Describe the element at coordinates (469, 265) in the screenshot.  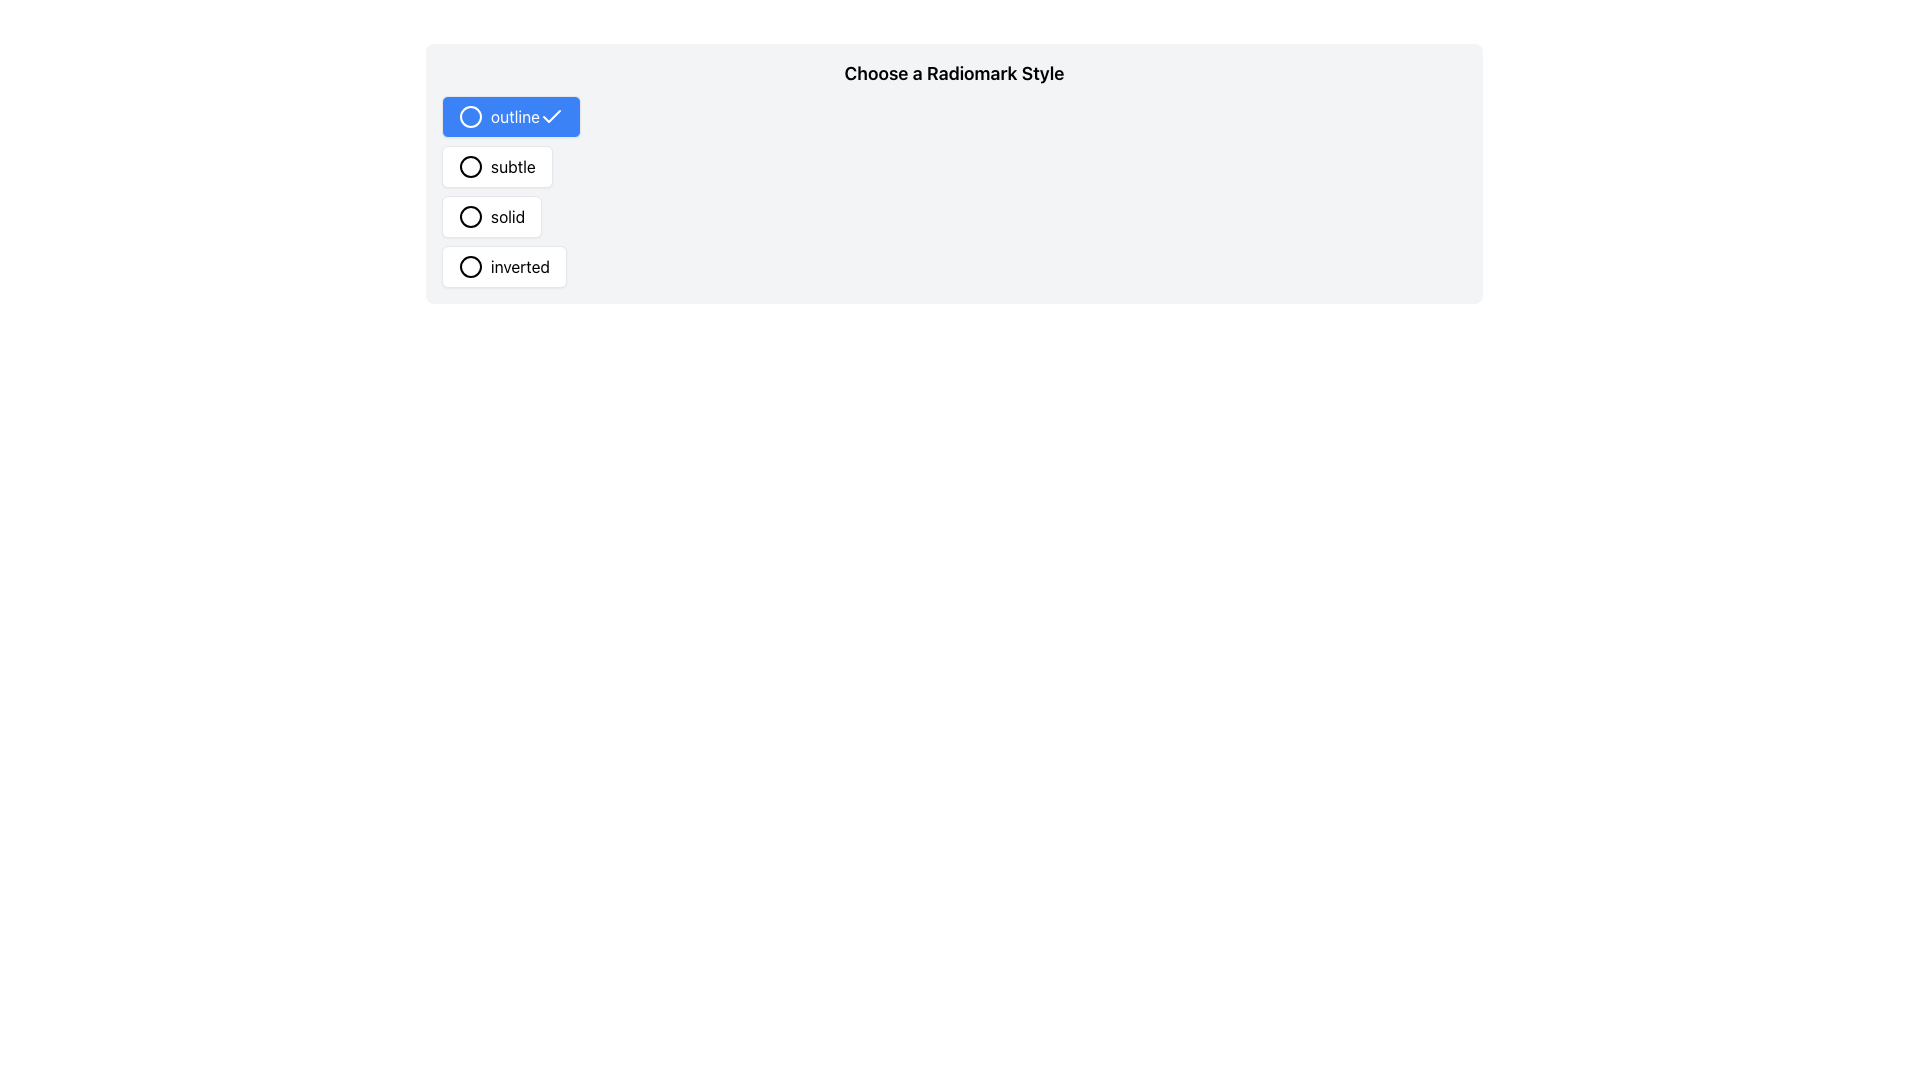
I see `the circular SVG object representing the 'inverted' radiomark option, which serves as a visual cue in the interface` at that location.